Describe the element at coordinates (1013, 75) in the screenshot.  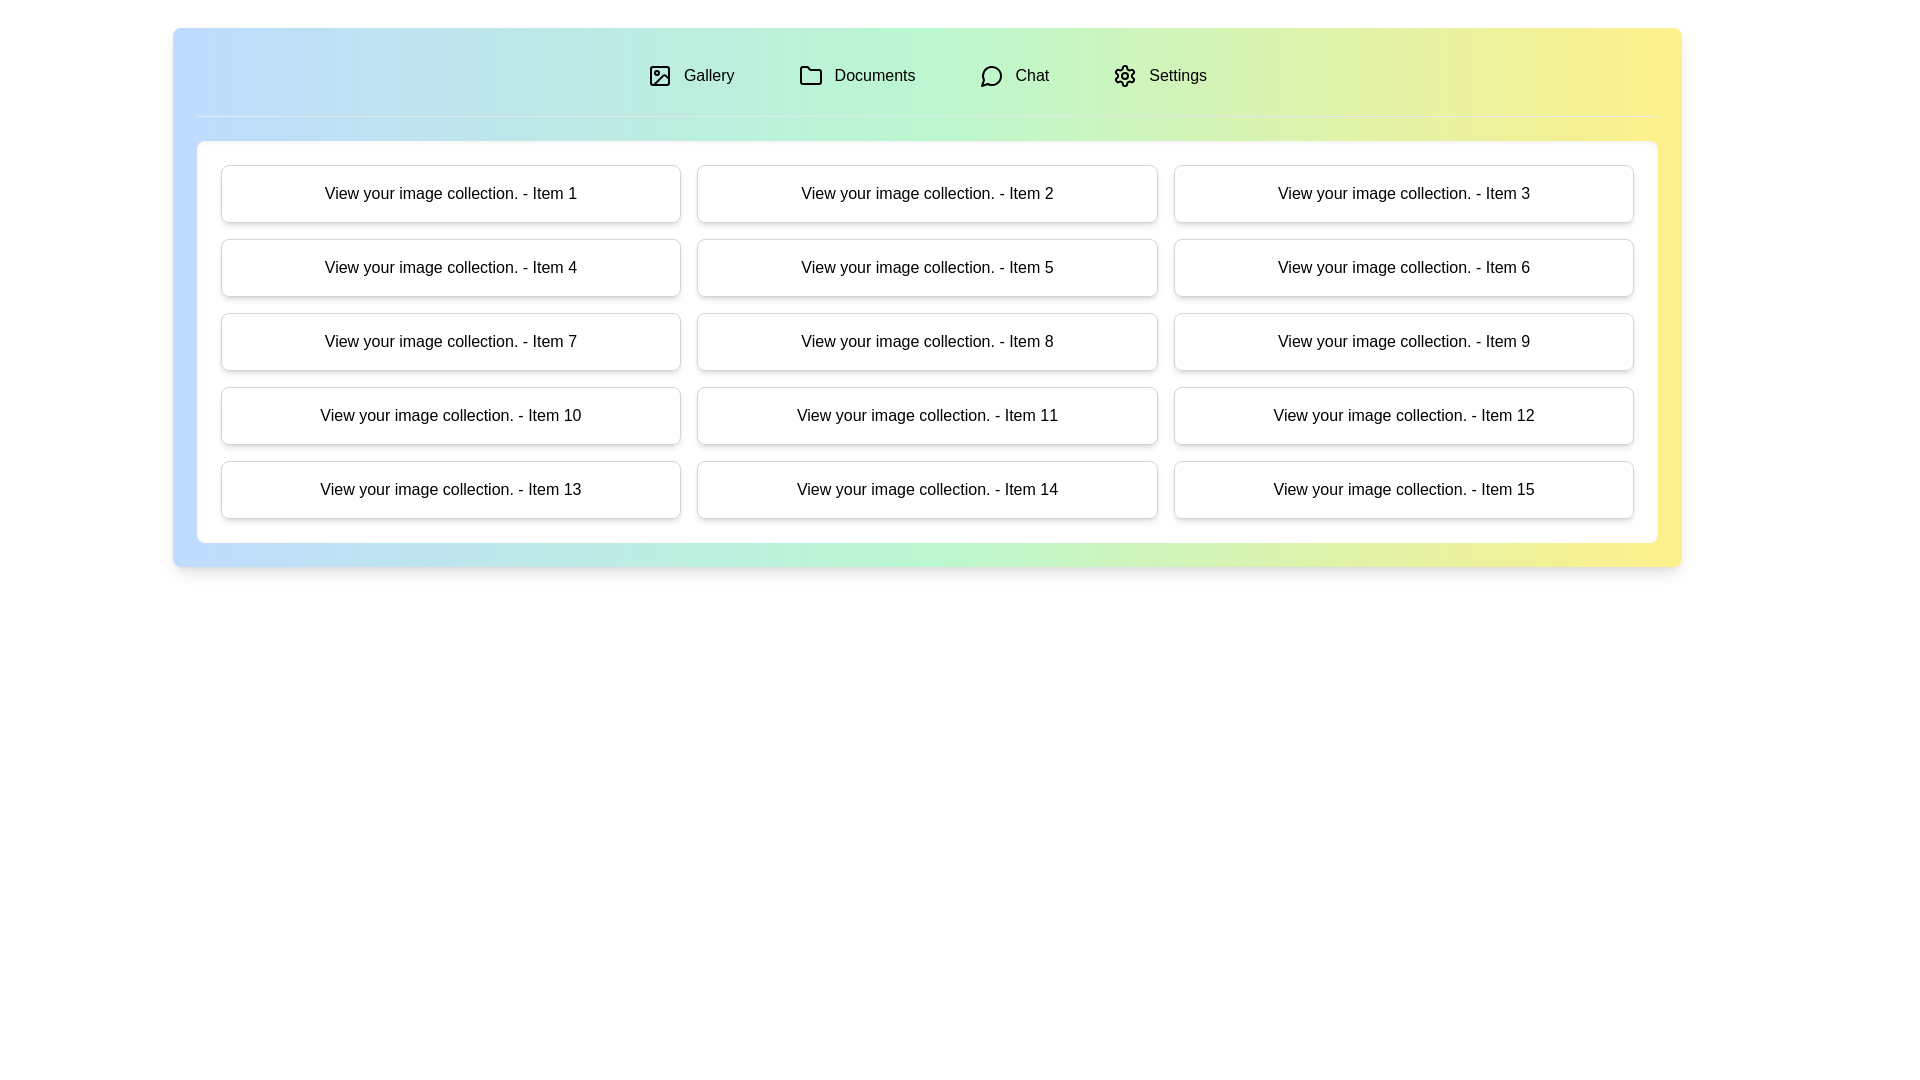
I see `the tab labeled Chat to preview its content` at that location.